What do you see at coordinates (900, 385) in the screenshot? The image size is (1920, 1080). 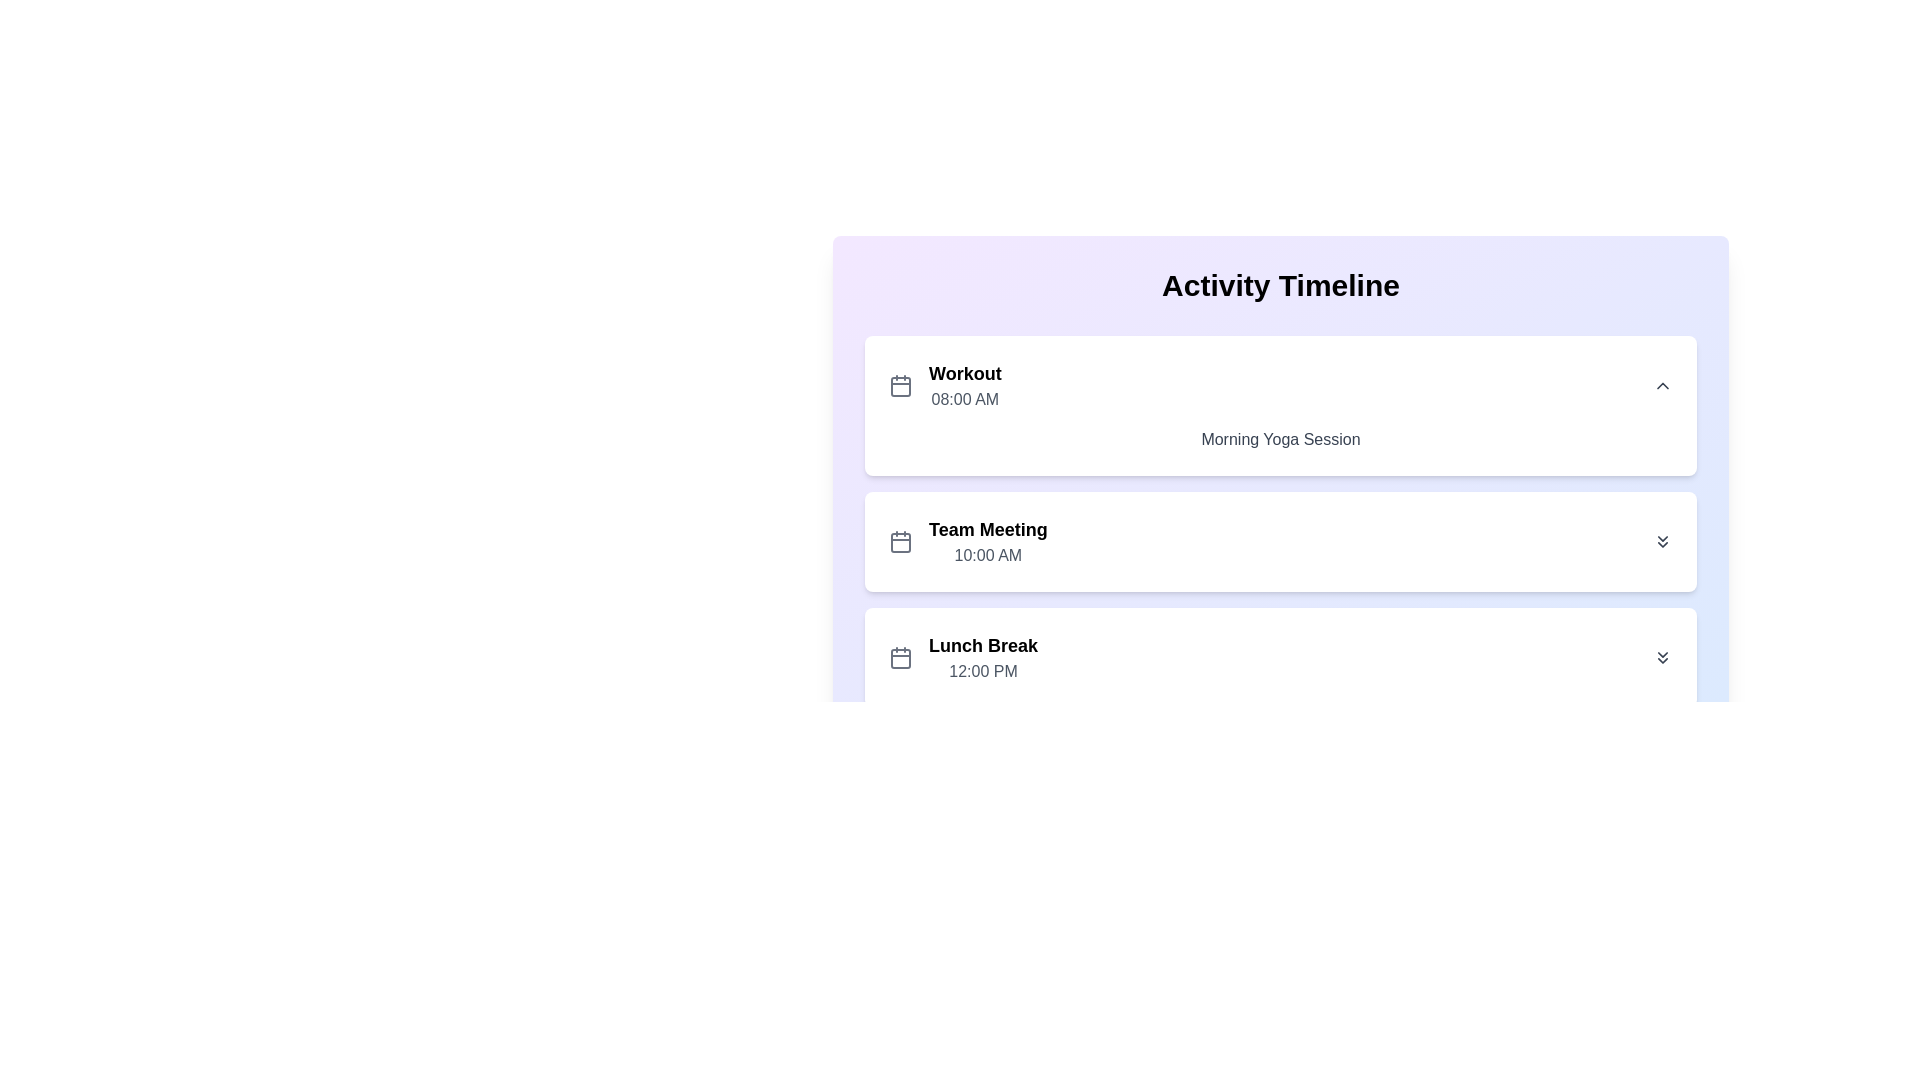 I see `the calendar icon located to the left of the text 'Workout' and '08:00 AM' in the first item of the activity timeline` at bounding box center [900, 385].